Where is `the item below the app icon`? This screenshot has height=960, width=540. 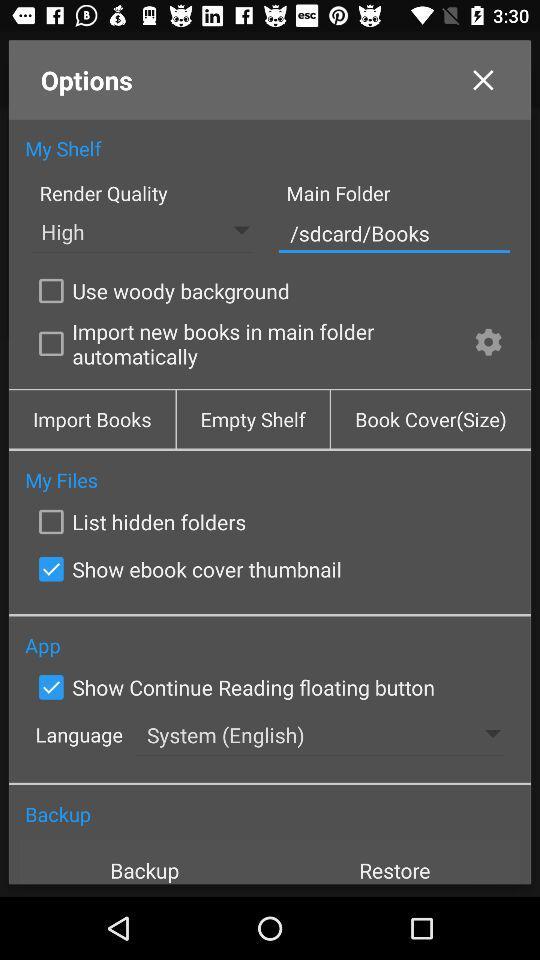 the item below the app icon is located at coordinates (231, 687).